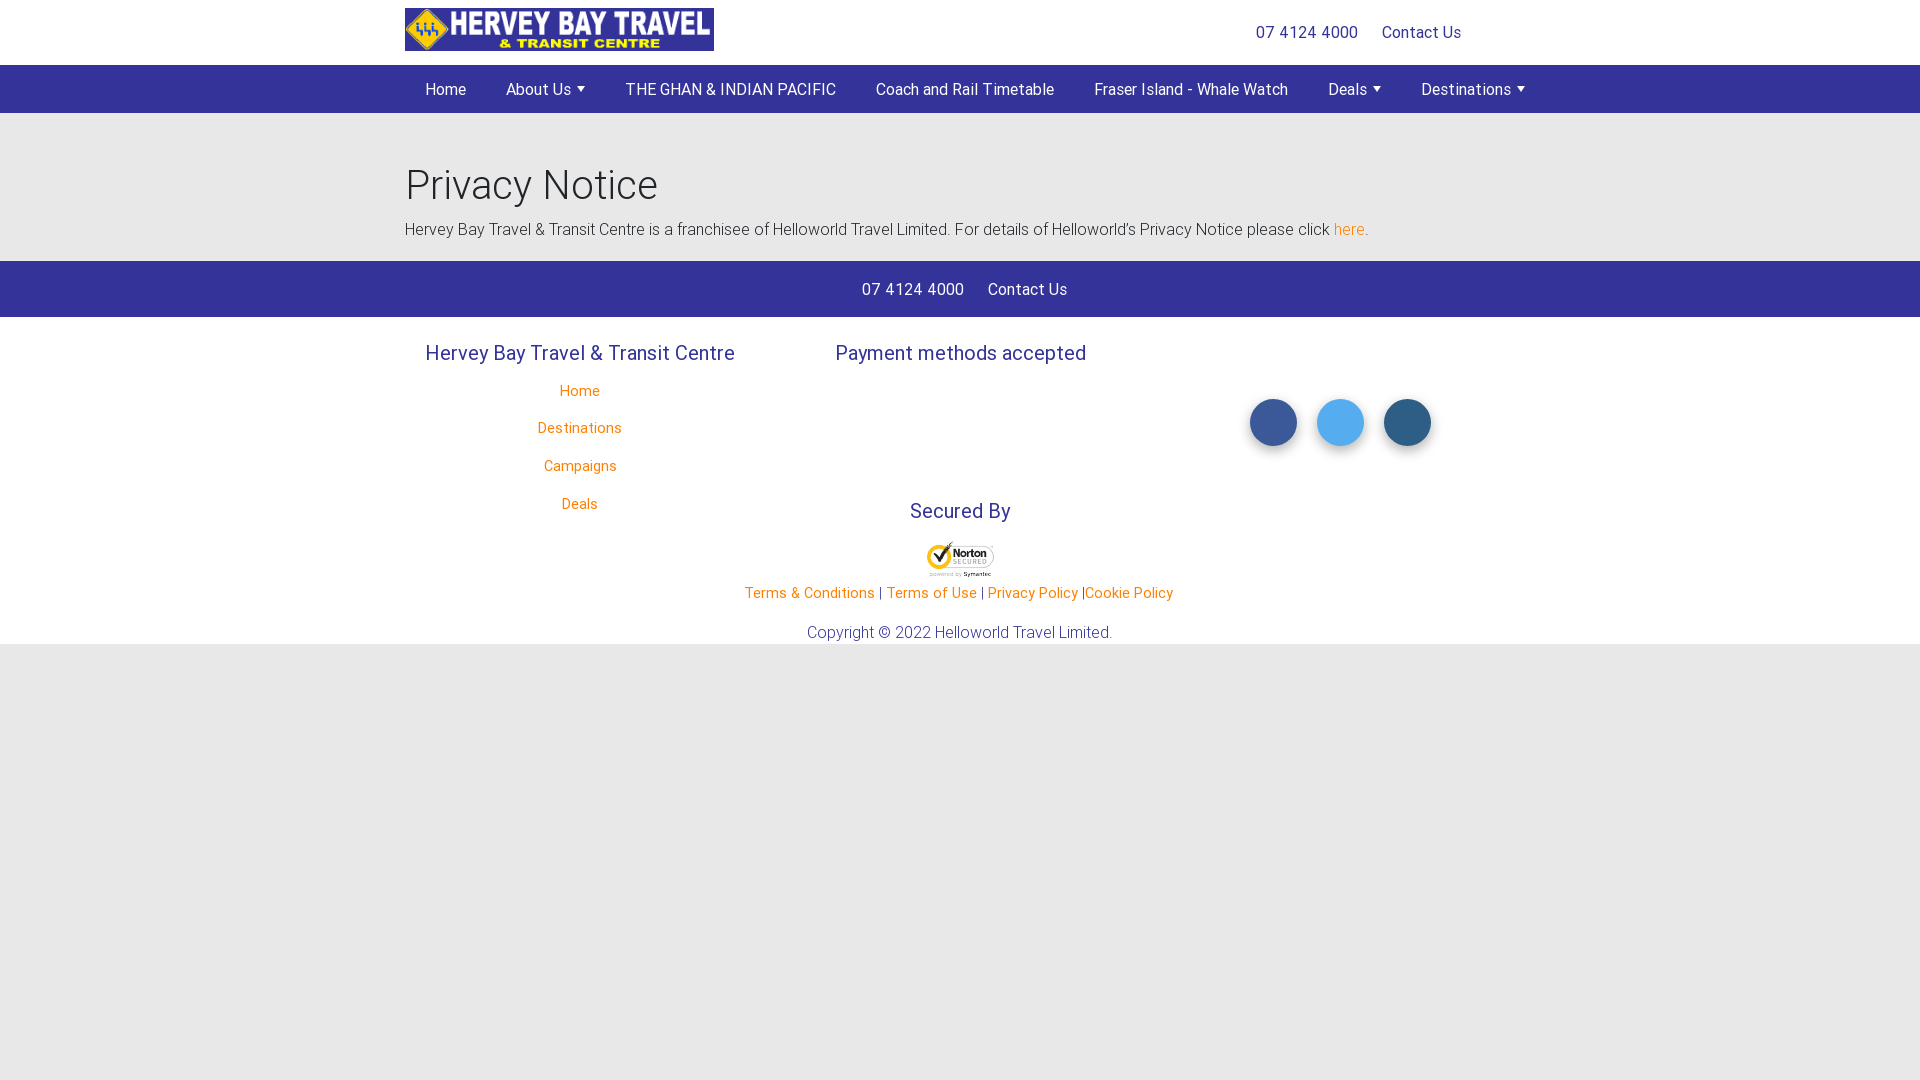  Describe the element at coordinates (579, 427) in the screenshot. I see `'Destinations'` at that location.